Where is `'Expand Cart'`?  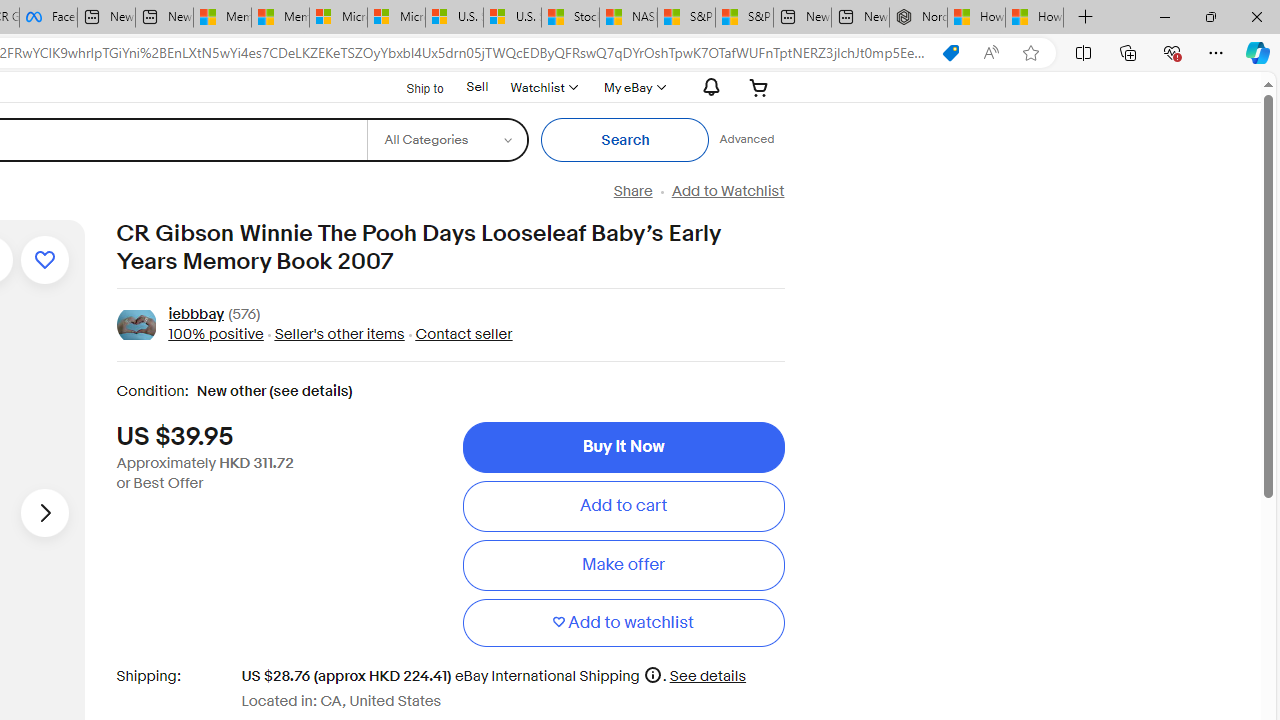 'Expand Cart' is located at coordinates (758, 86).